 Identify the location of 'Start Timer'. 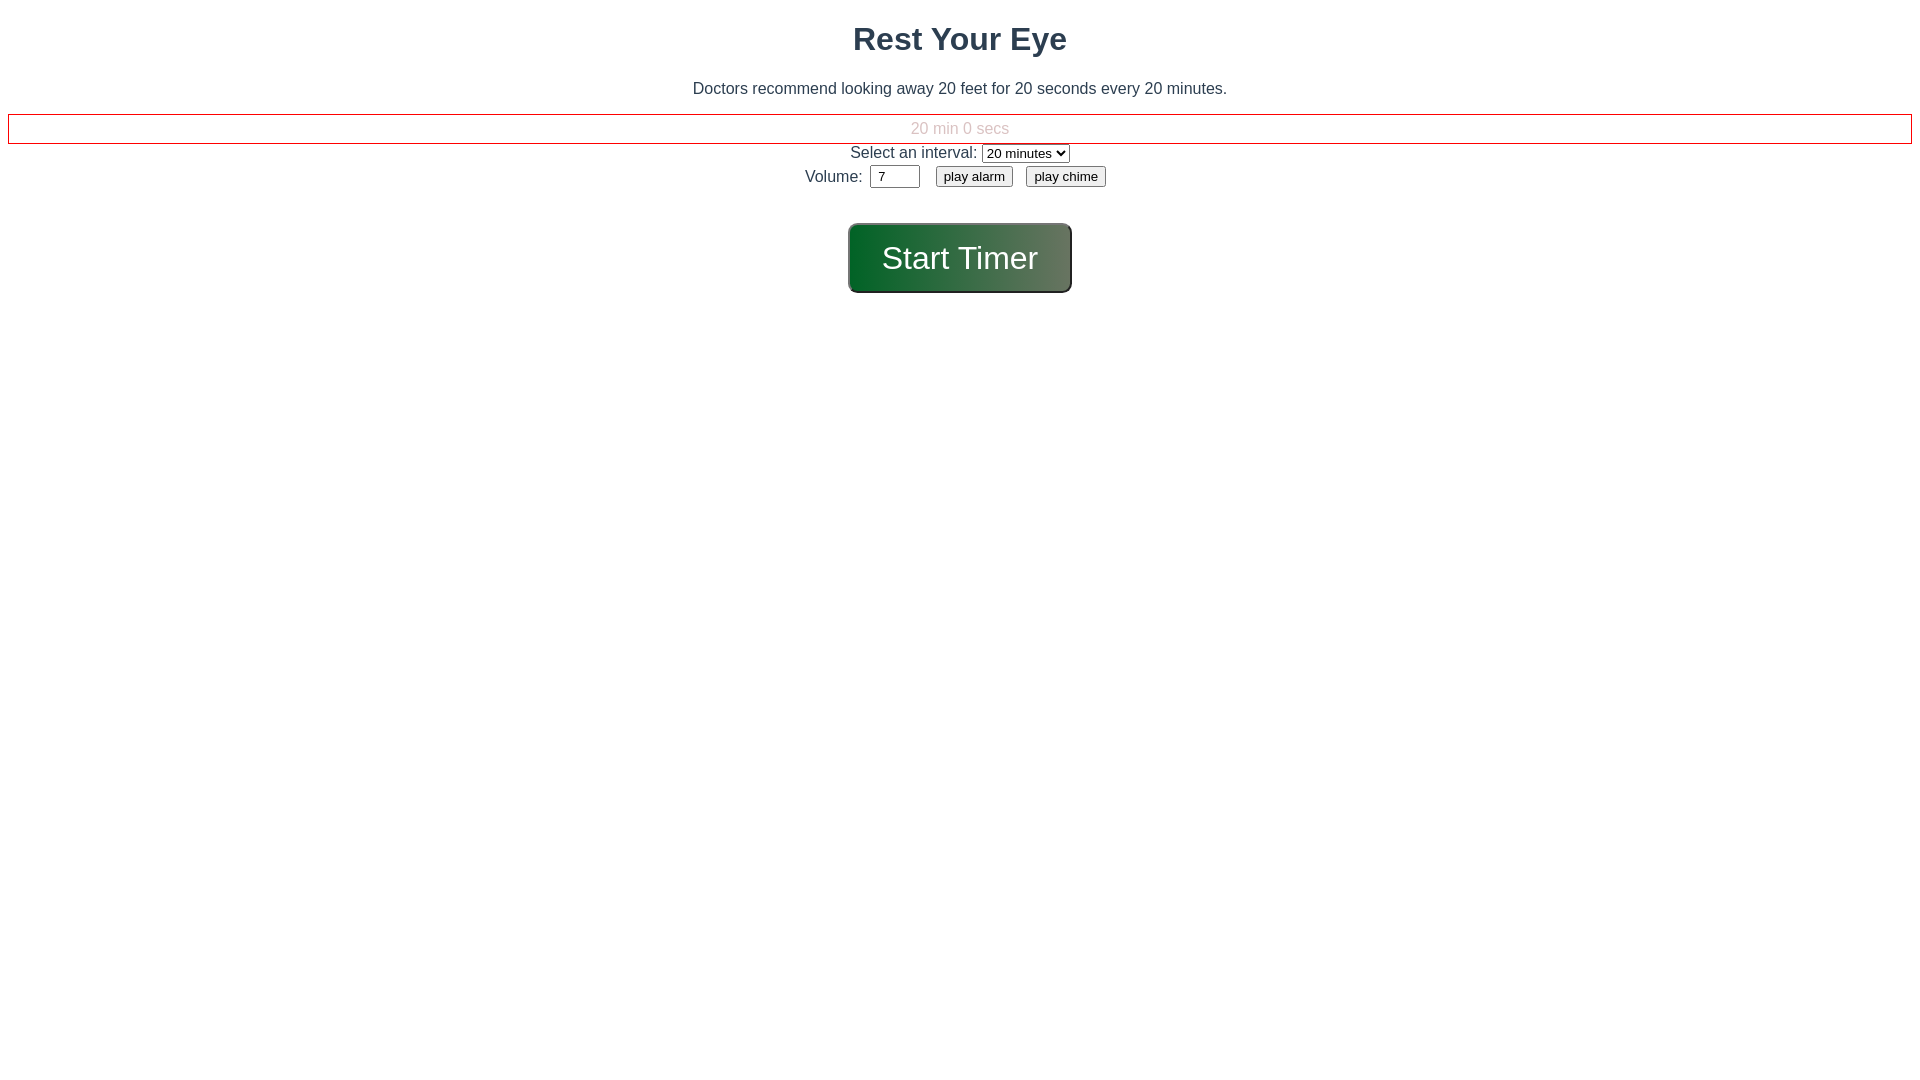
(960, 257).